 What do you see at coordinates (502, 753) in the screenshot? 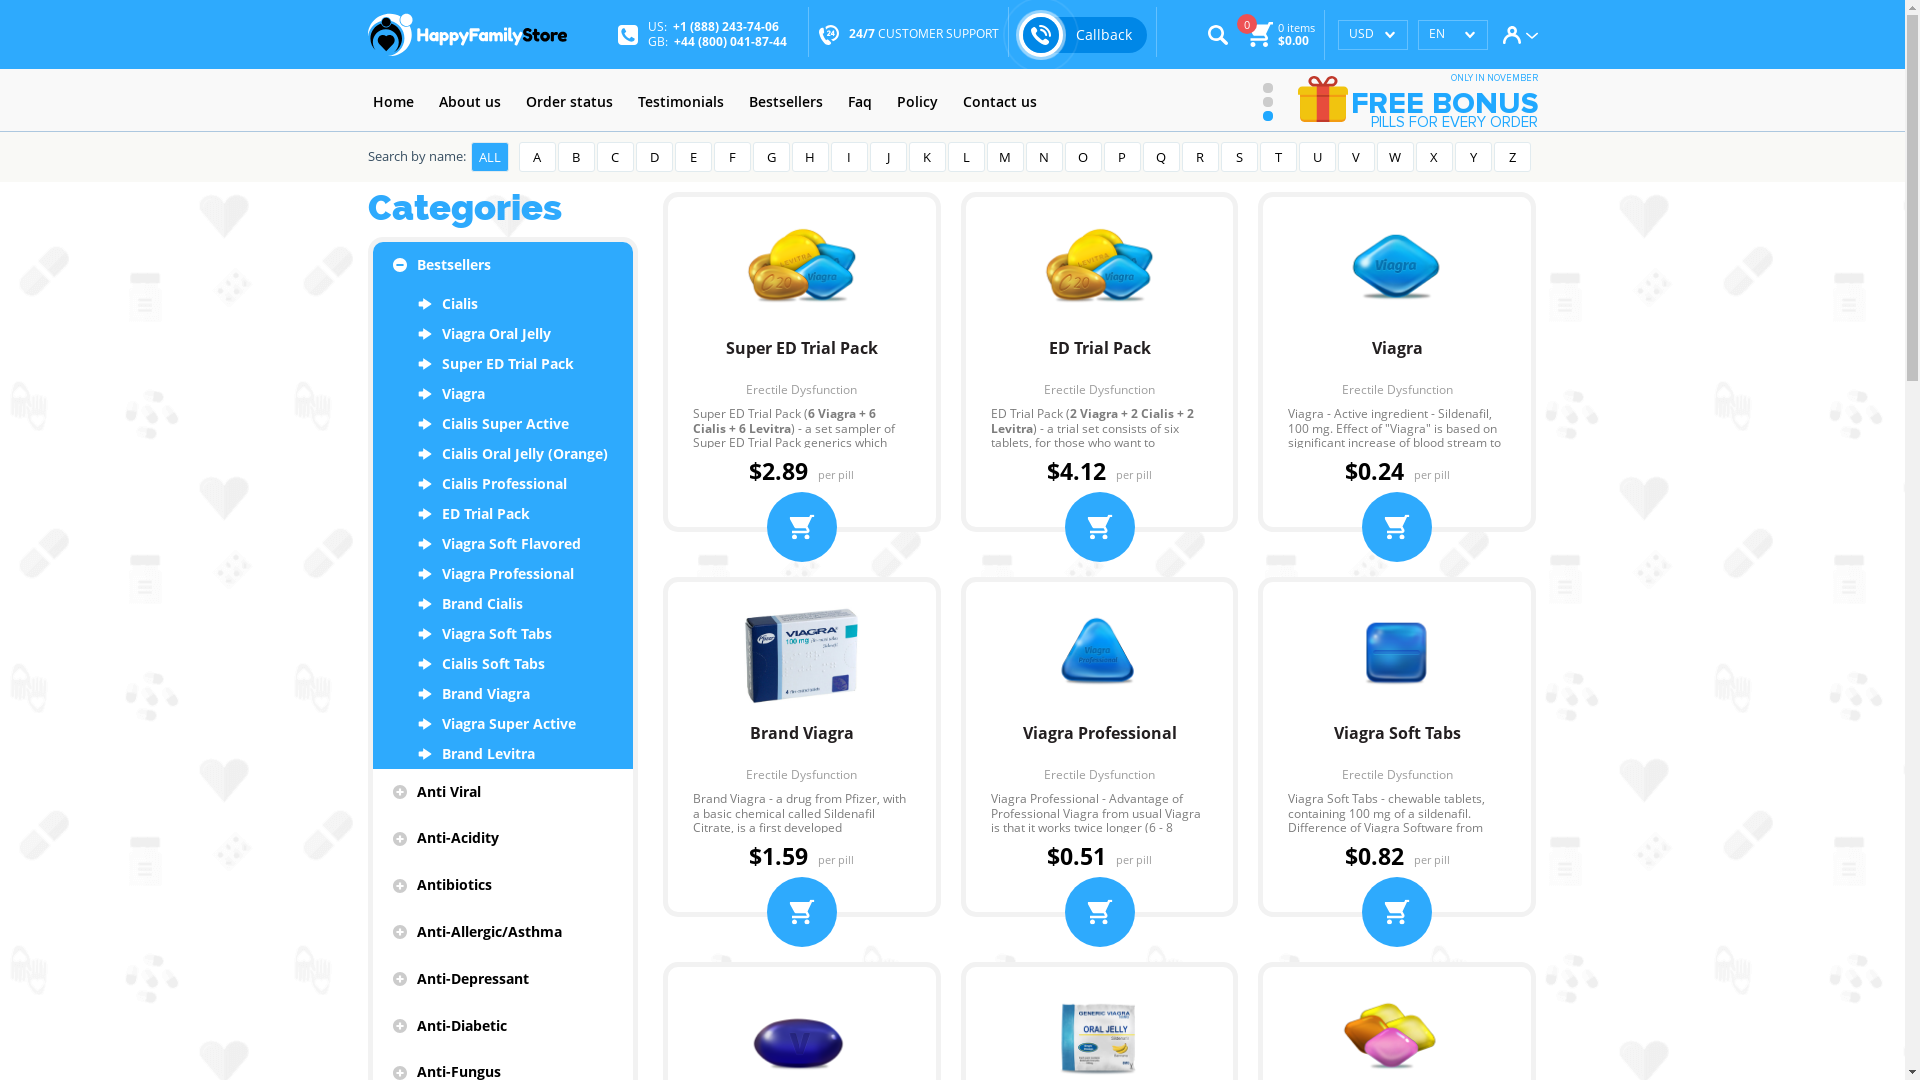
I see `'Brand Levitra'` at bounding box center [502, 753].